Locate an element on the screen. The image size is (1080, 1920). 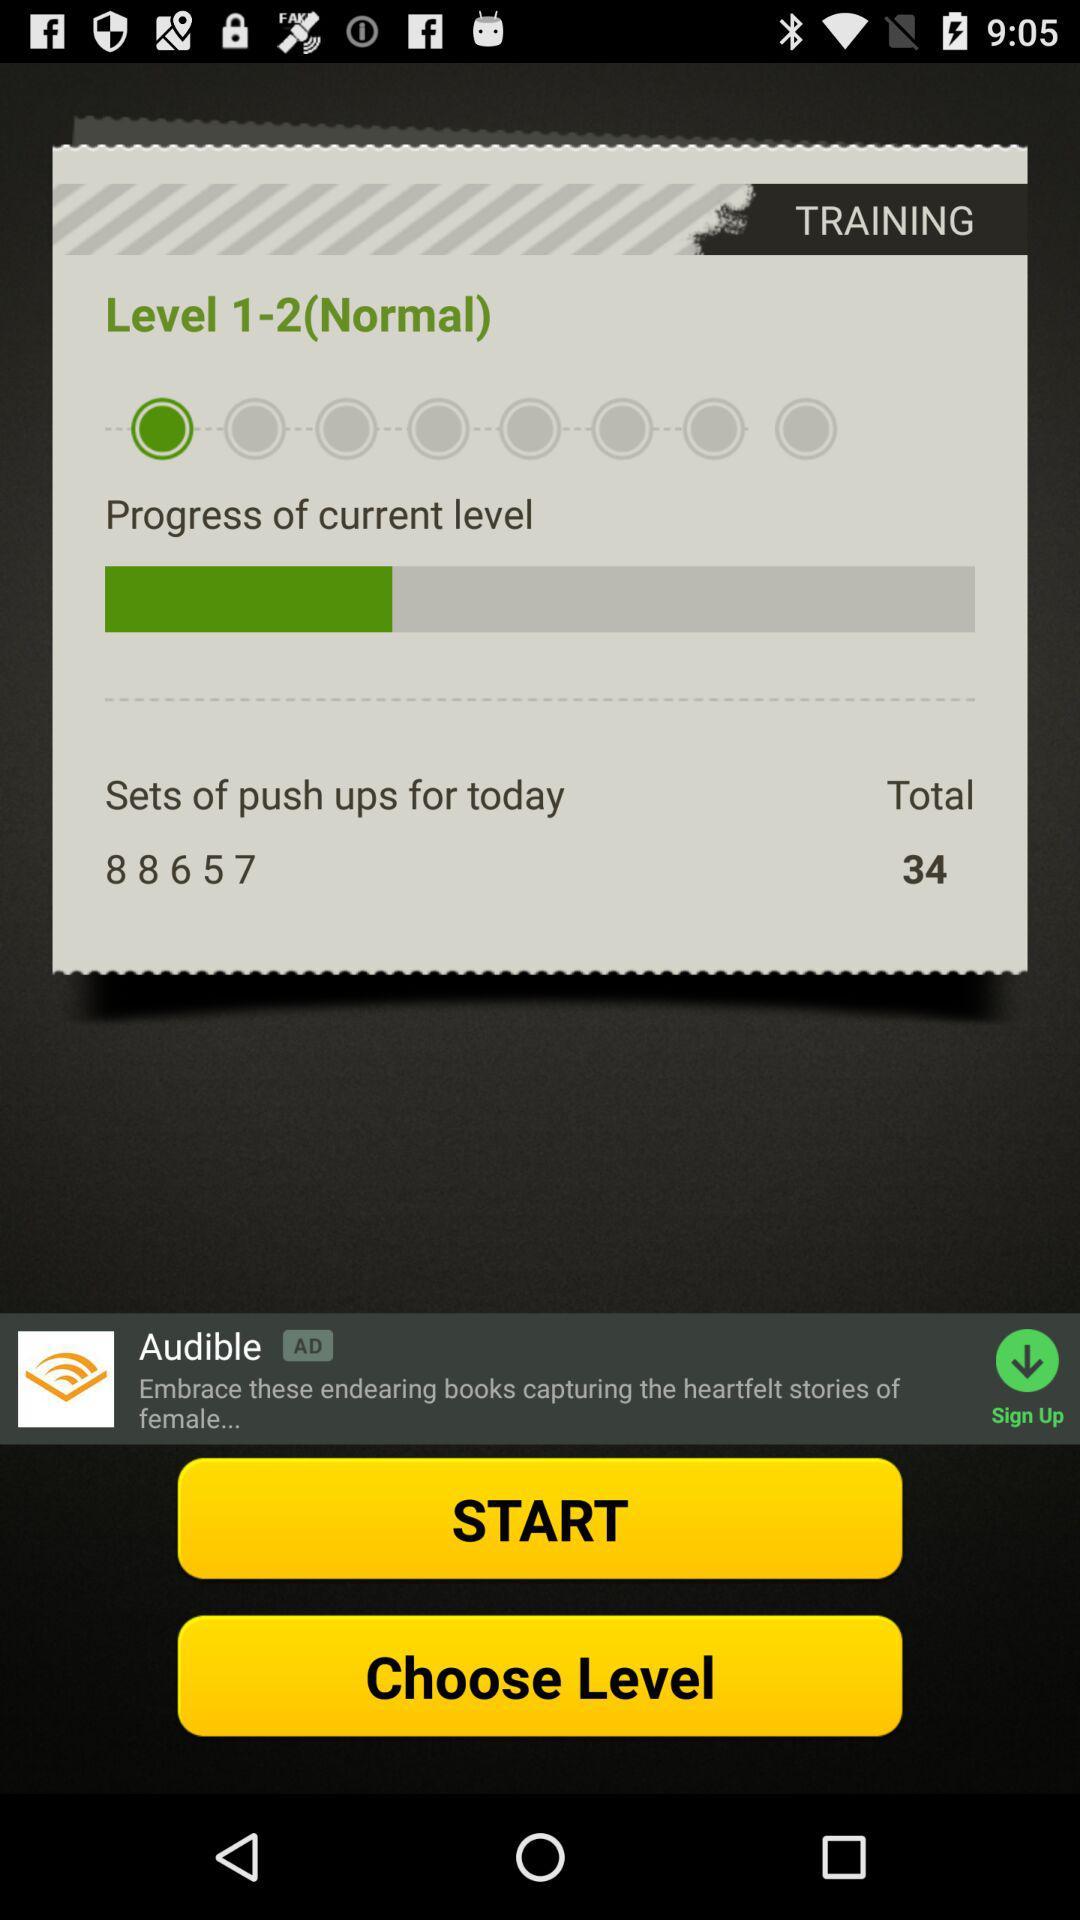
third circle below normal is located at coordinates (345, 428).